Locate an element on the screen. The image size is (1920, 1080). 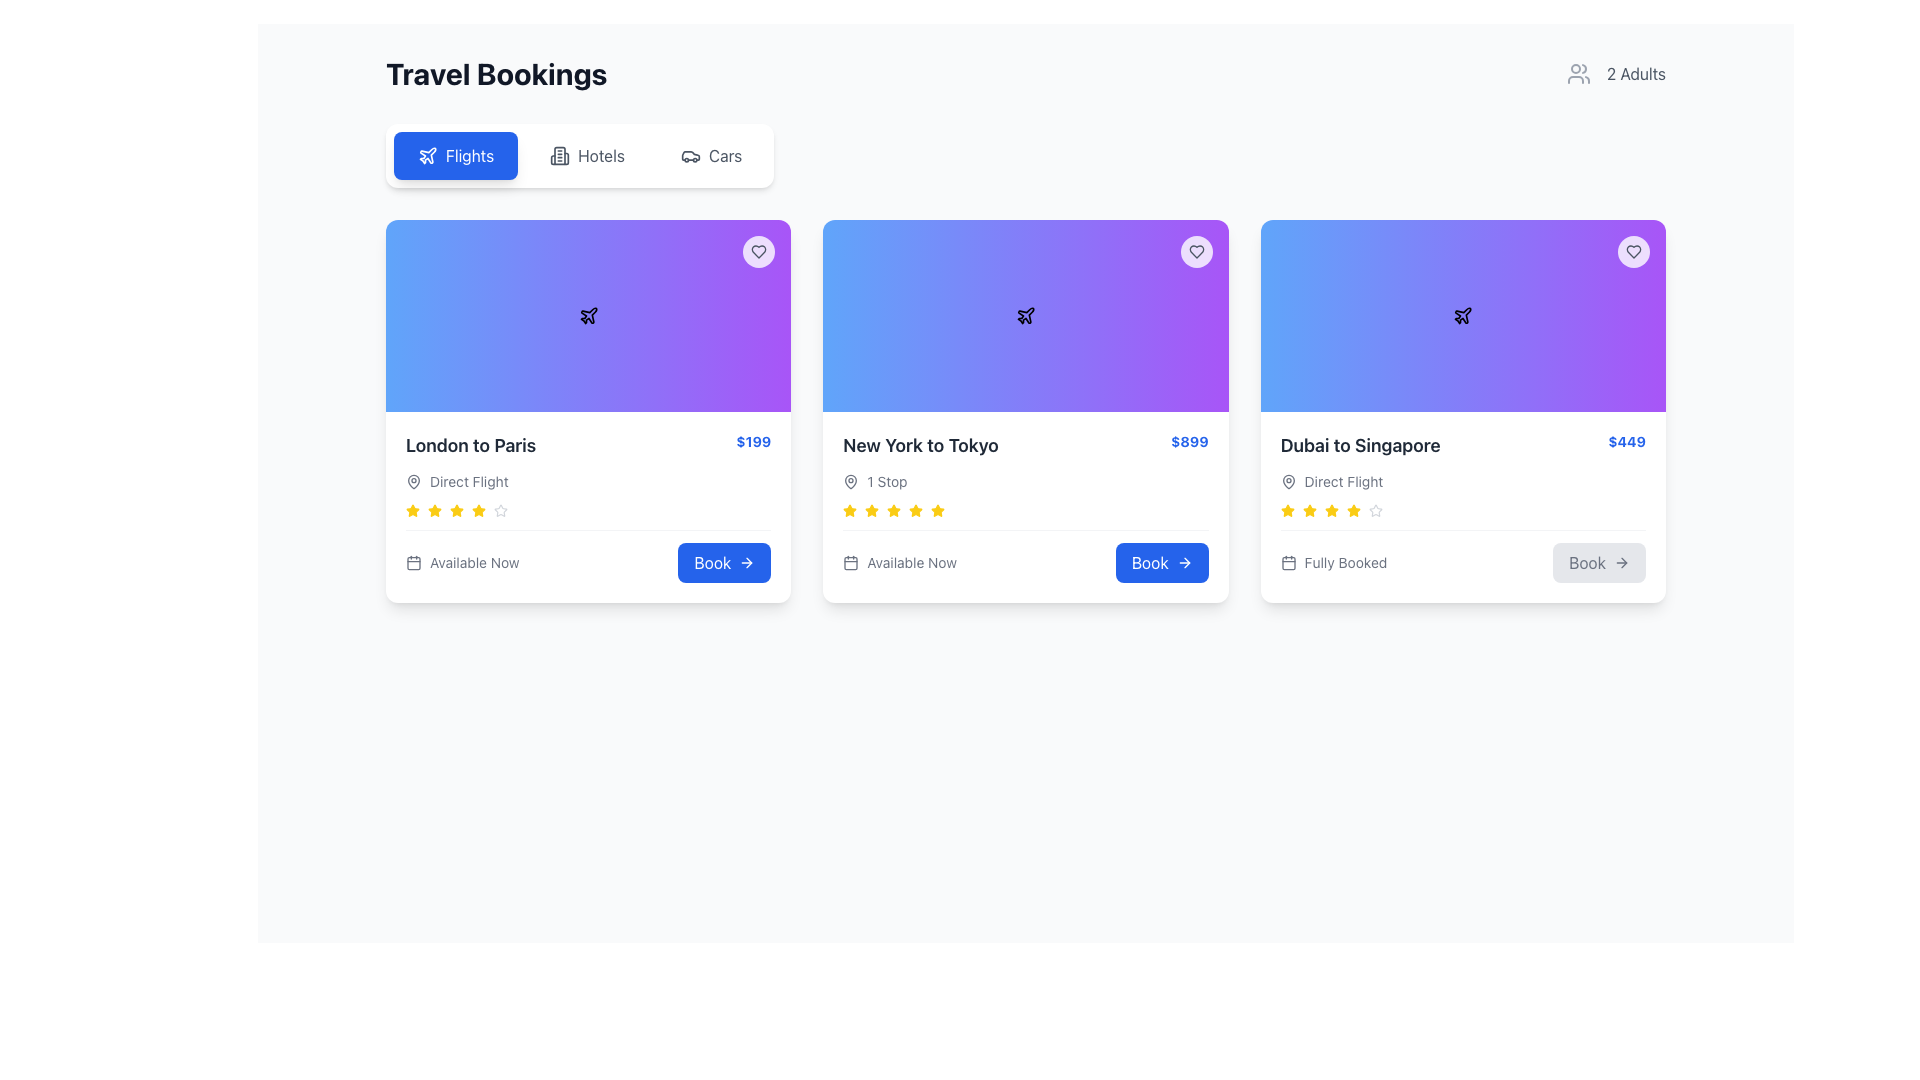
the yellow star-shaped icon representing the fourth star is located at coordinates (411, 509).